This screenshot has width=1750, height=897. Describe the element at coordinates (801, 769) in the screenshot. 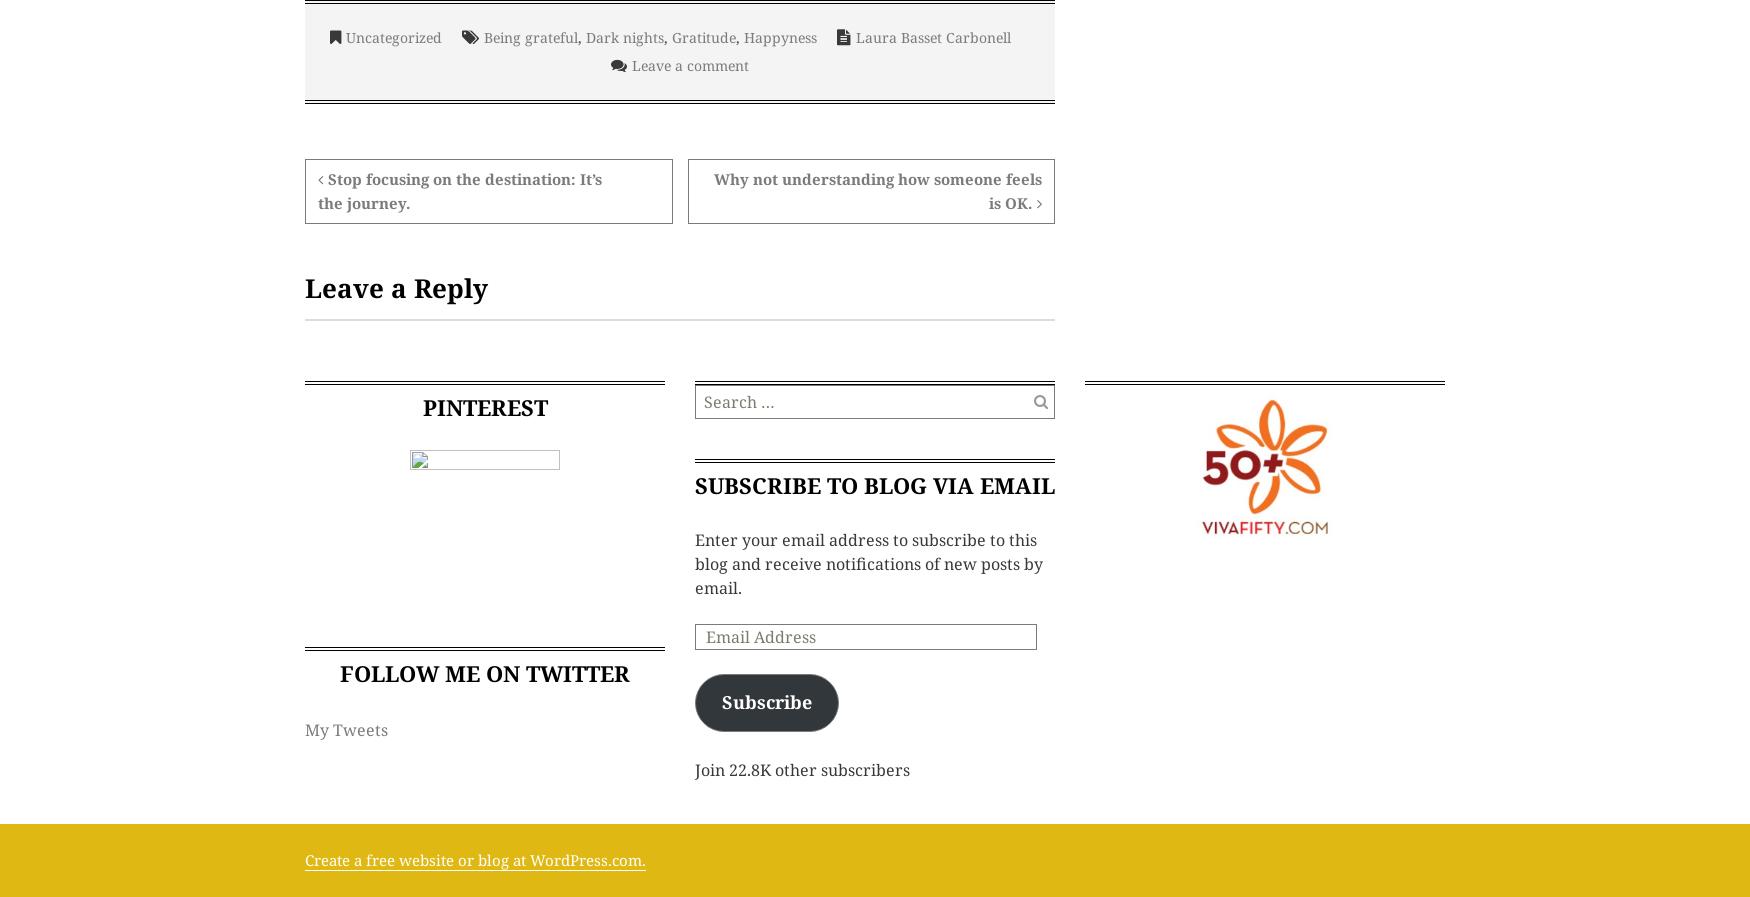

I see `'Join 22.8K other subscribers'` at that location.